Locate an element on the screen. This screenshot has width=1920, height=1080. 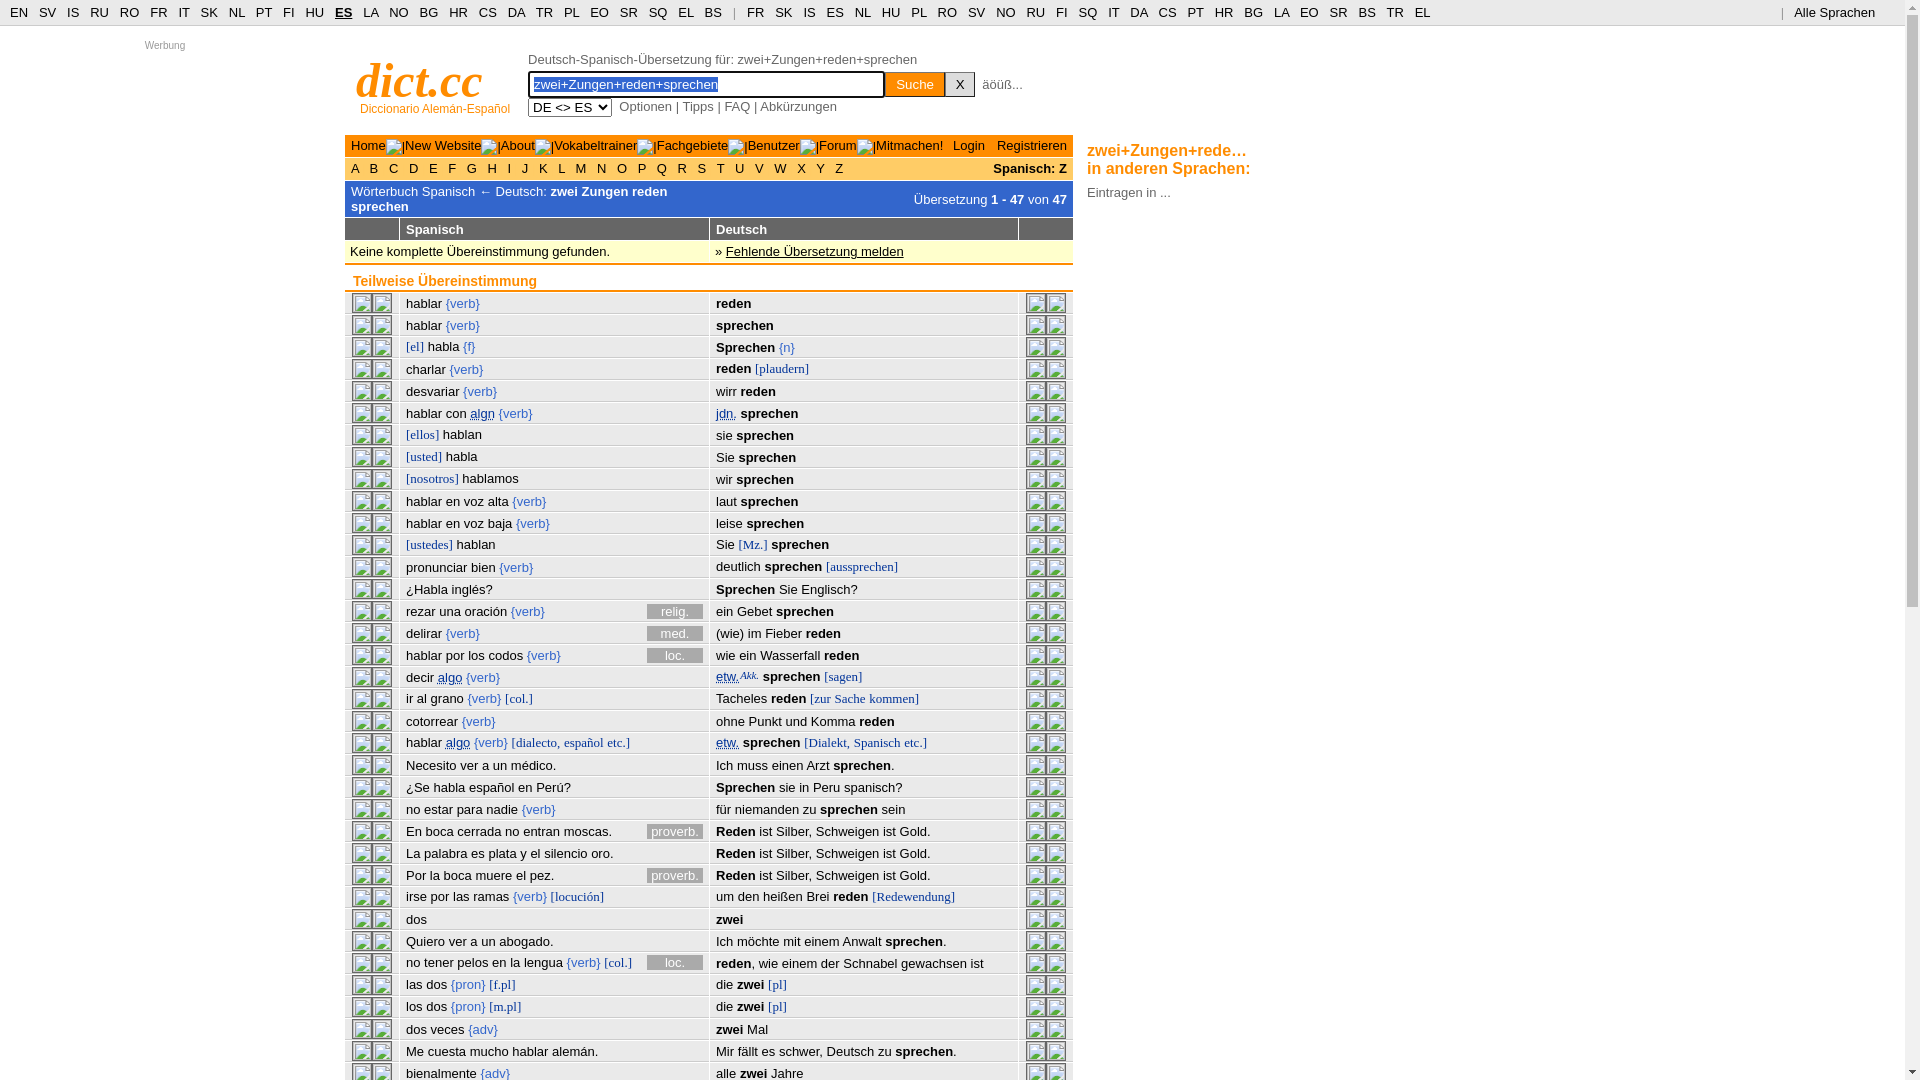
'im' is located at coordinates (753, 633).